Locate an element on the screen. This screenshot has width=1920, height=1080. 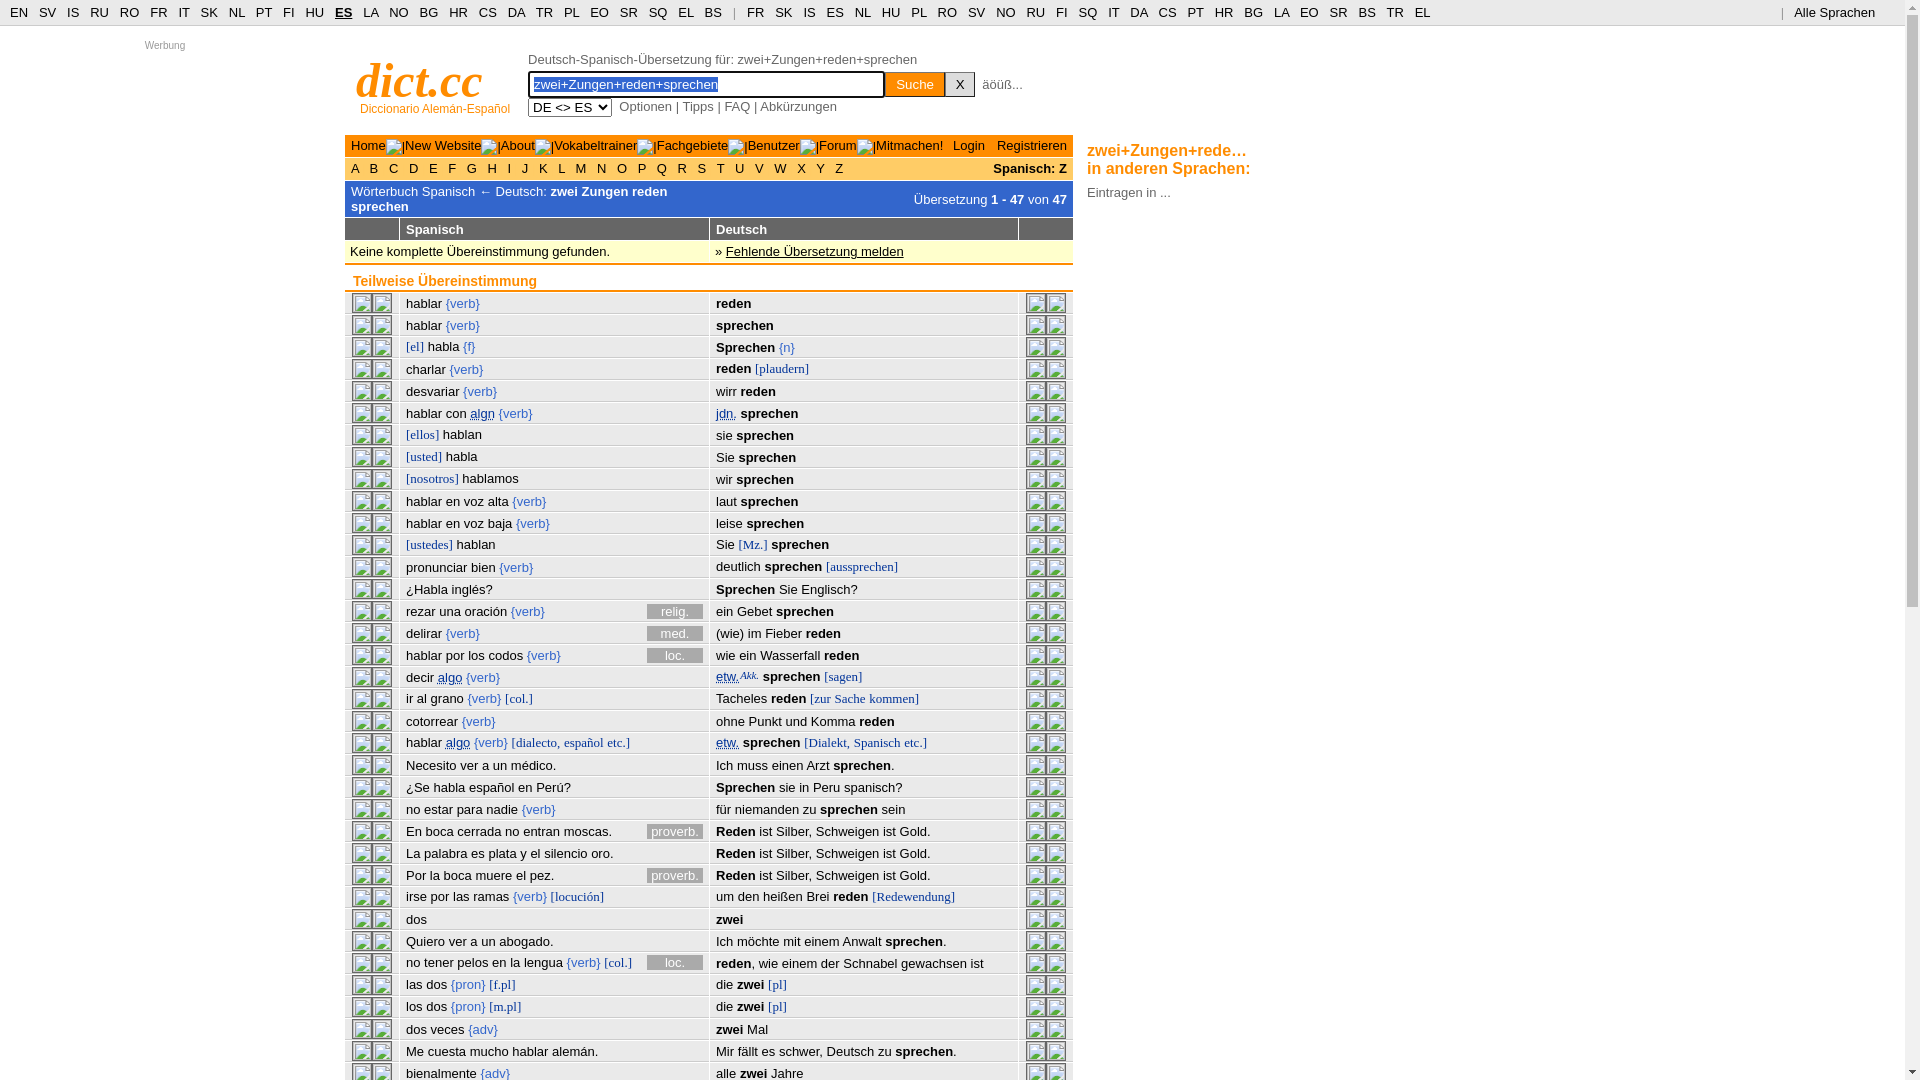
'im' is located at coordinates (753, 633).